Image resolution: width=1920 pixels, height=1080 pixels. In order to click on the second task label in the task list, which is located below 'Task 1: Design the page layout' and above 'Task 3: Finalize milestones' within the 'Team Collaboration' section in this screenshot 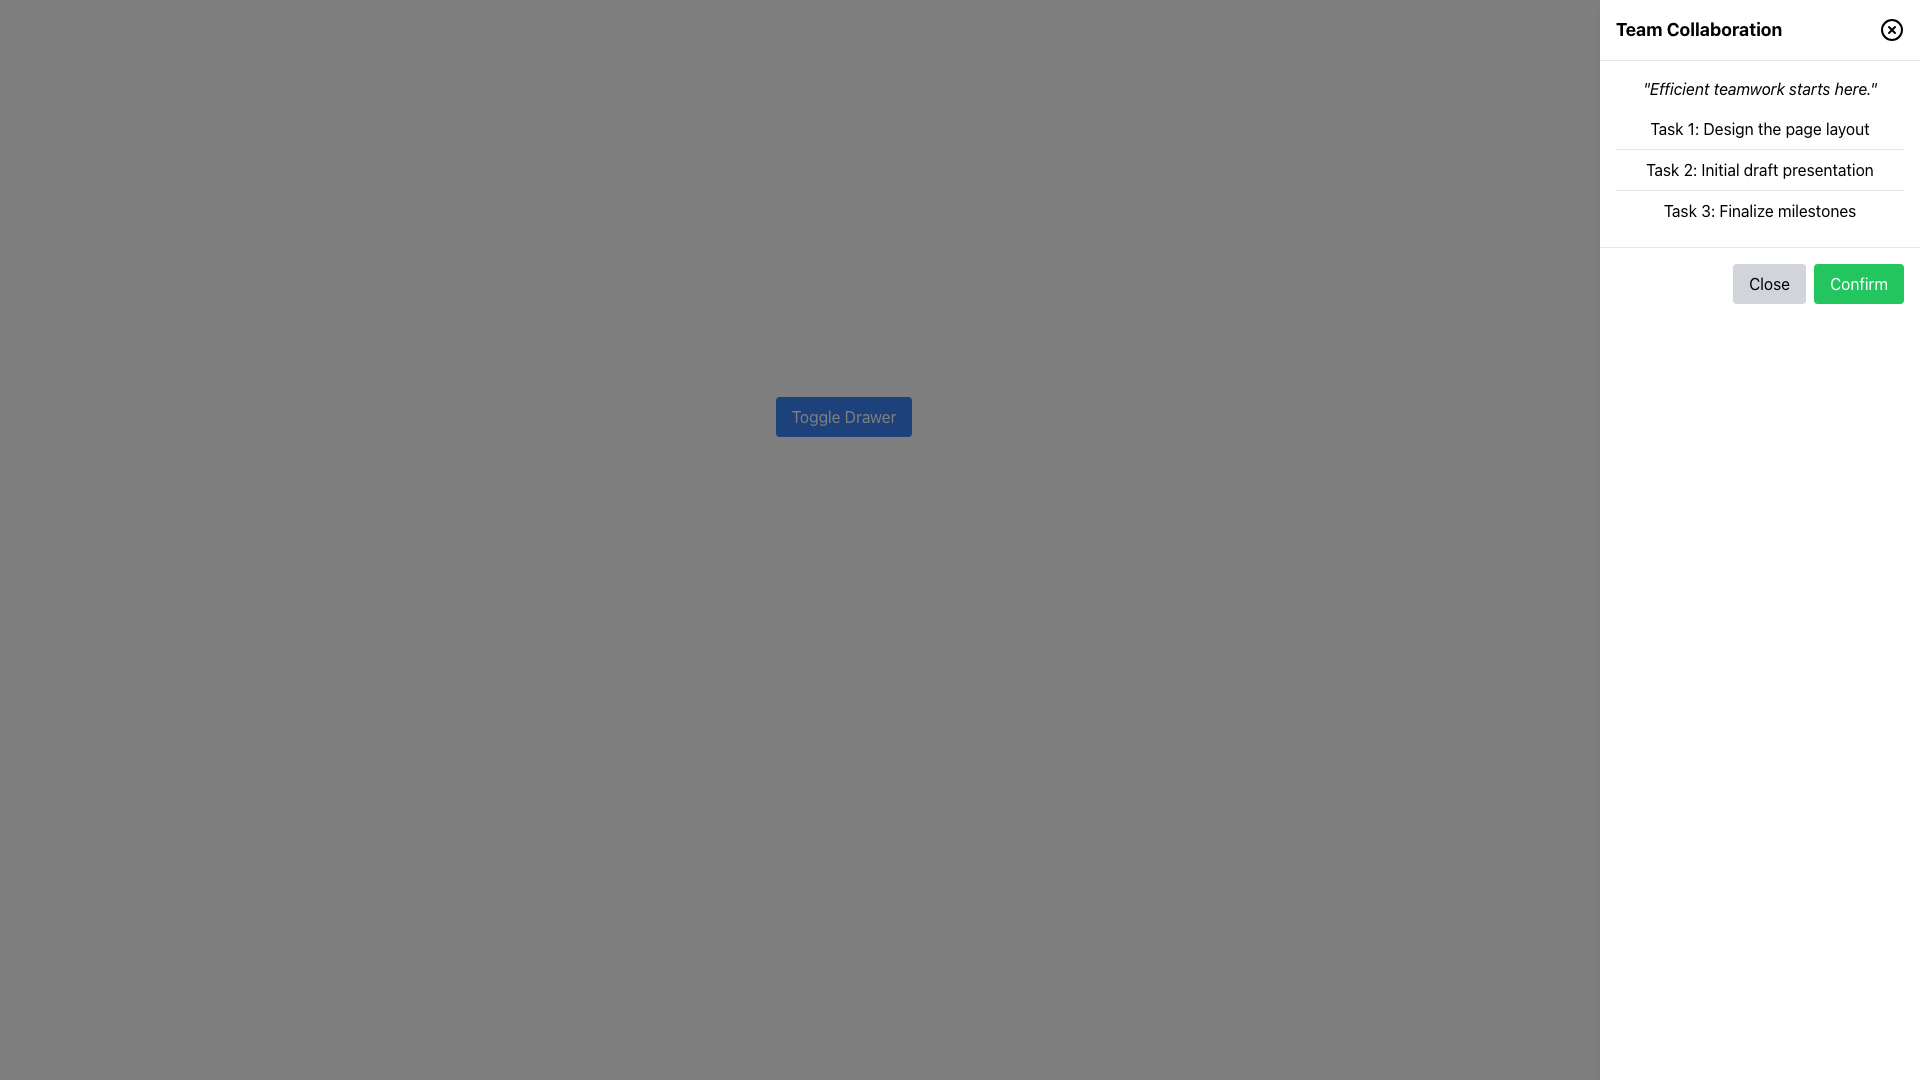, I will do `click(1760, 169)`.